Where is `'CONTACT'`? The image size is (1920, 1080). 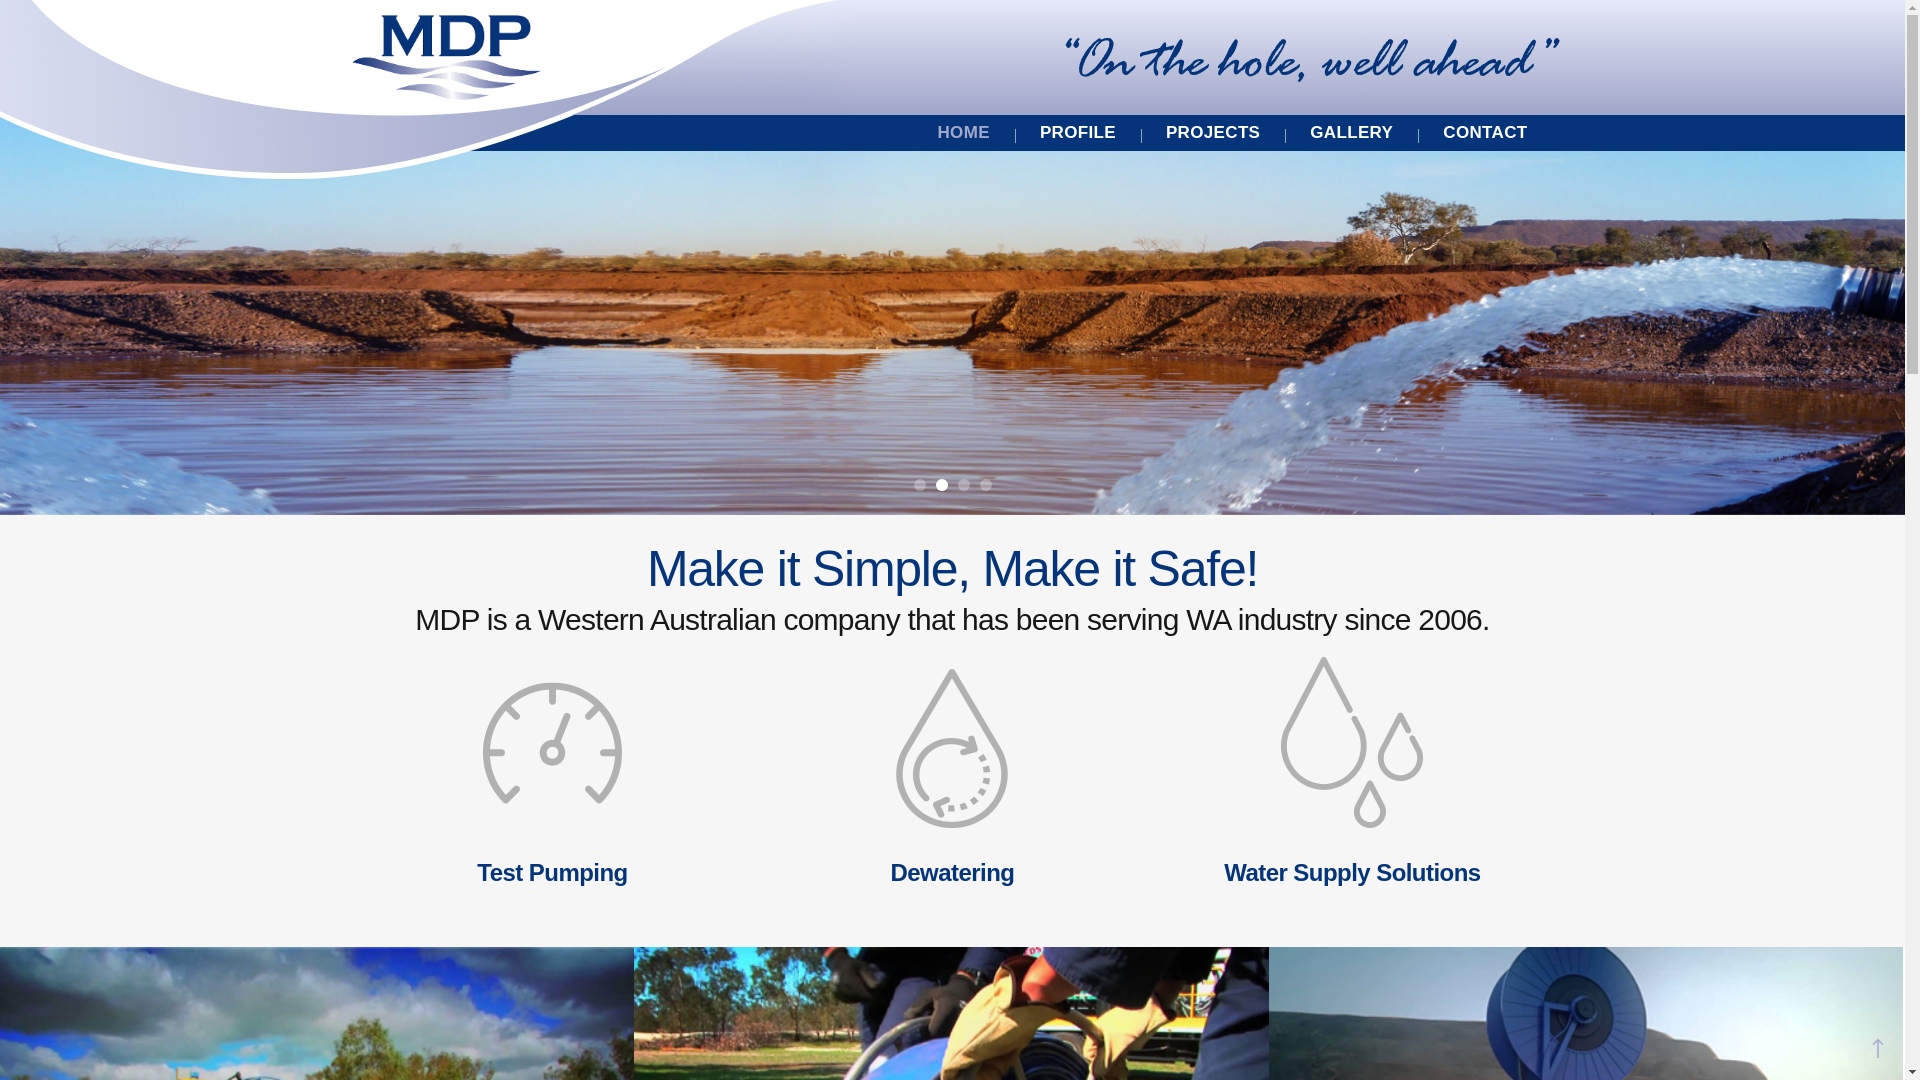
'CONTACT' is located at coordinates (1484, 132).